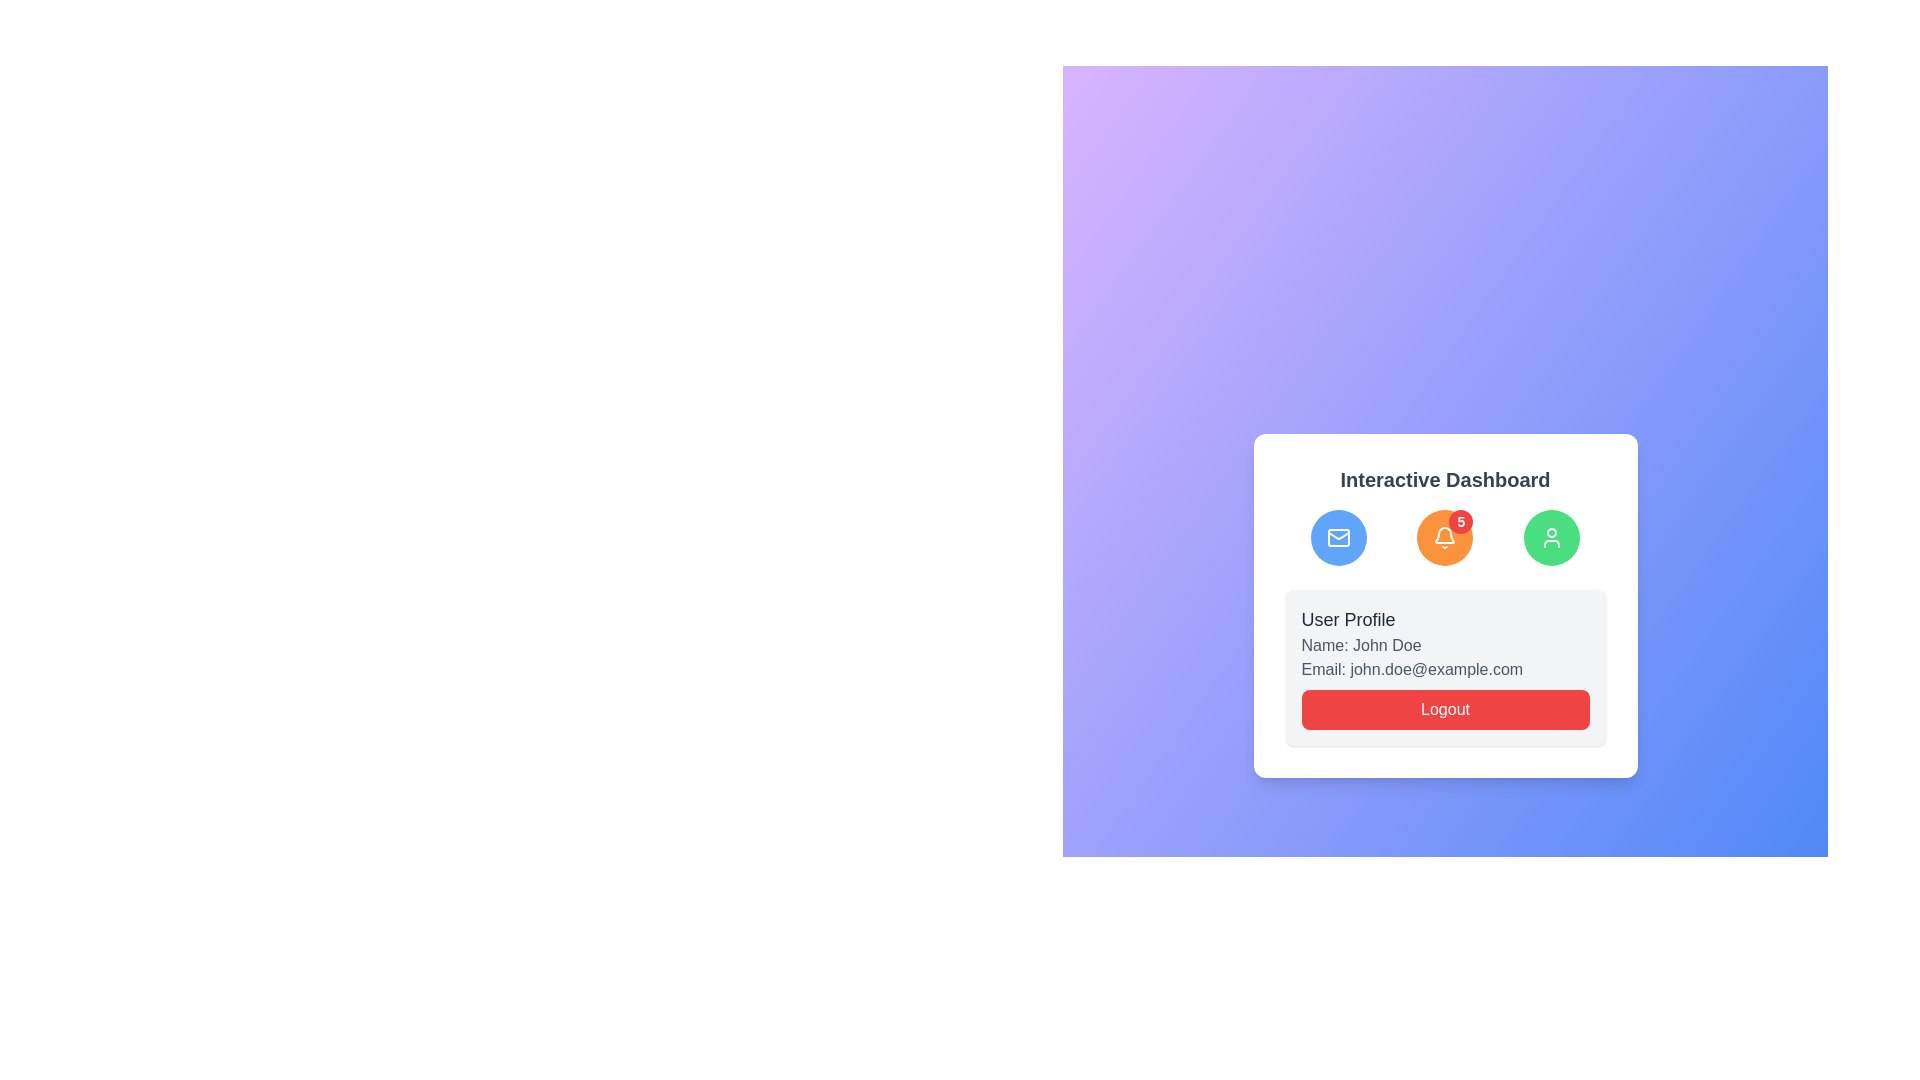  I want to click on the non-interactive badge displaying the number '5' in white text on a red background, located at the top-right corner of the notification bell icon, so click(1461, 520).